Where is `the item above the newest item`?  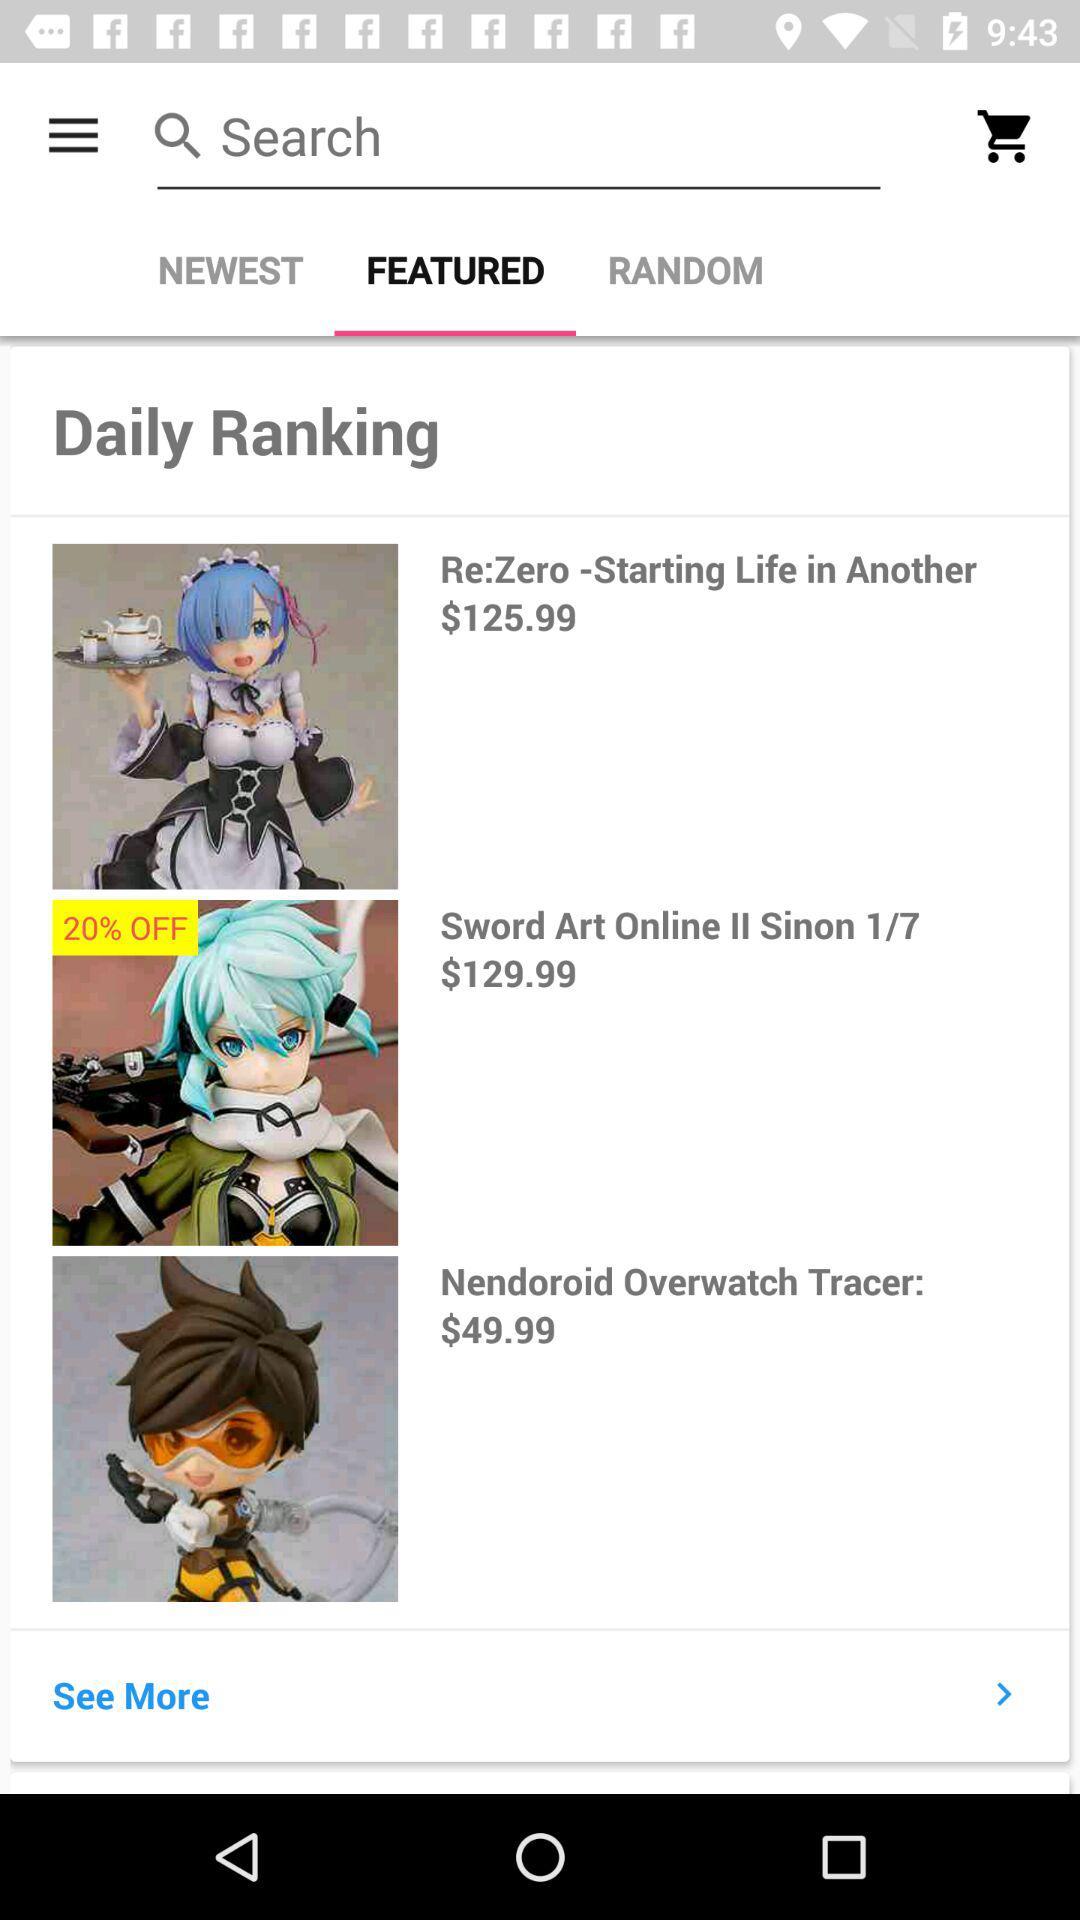 the item above the newest item is located at coordinates (72, 135).